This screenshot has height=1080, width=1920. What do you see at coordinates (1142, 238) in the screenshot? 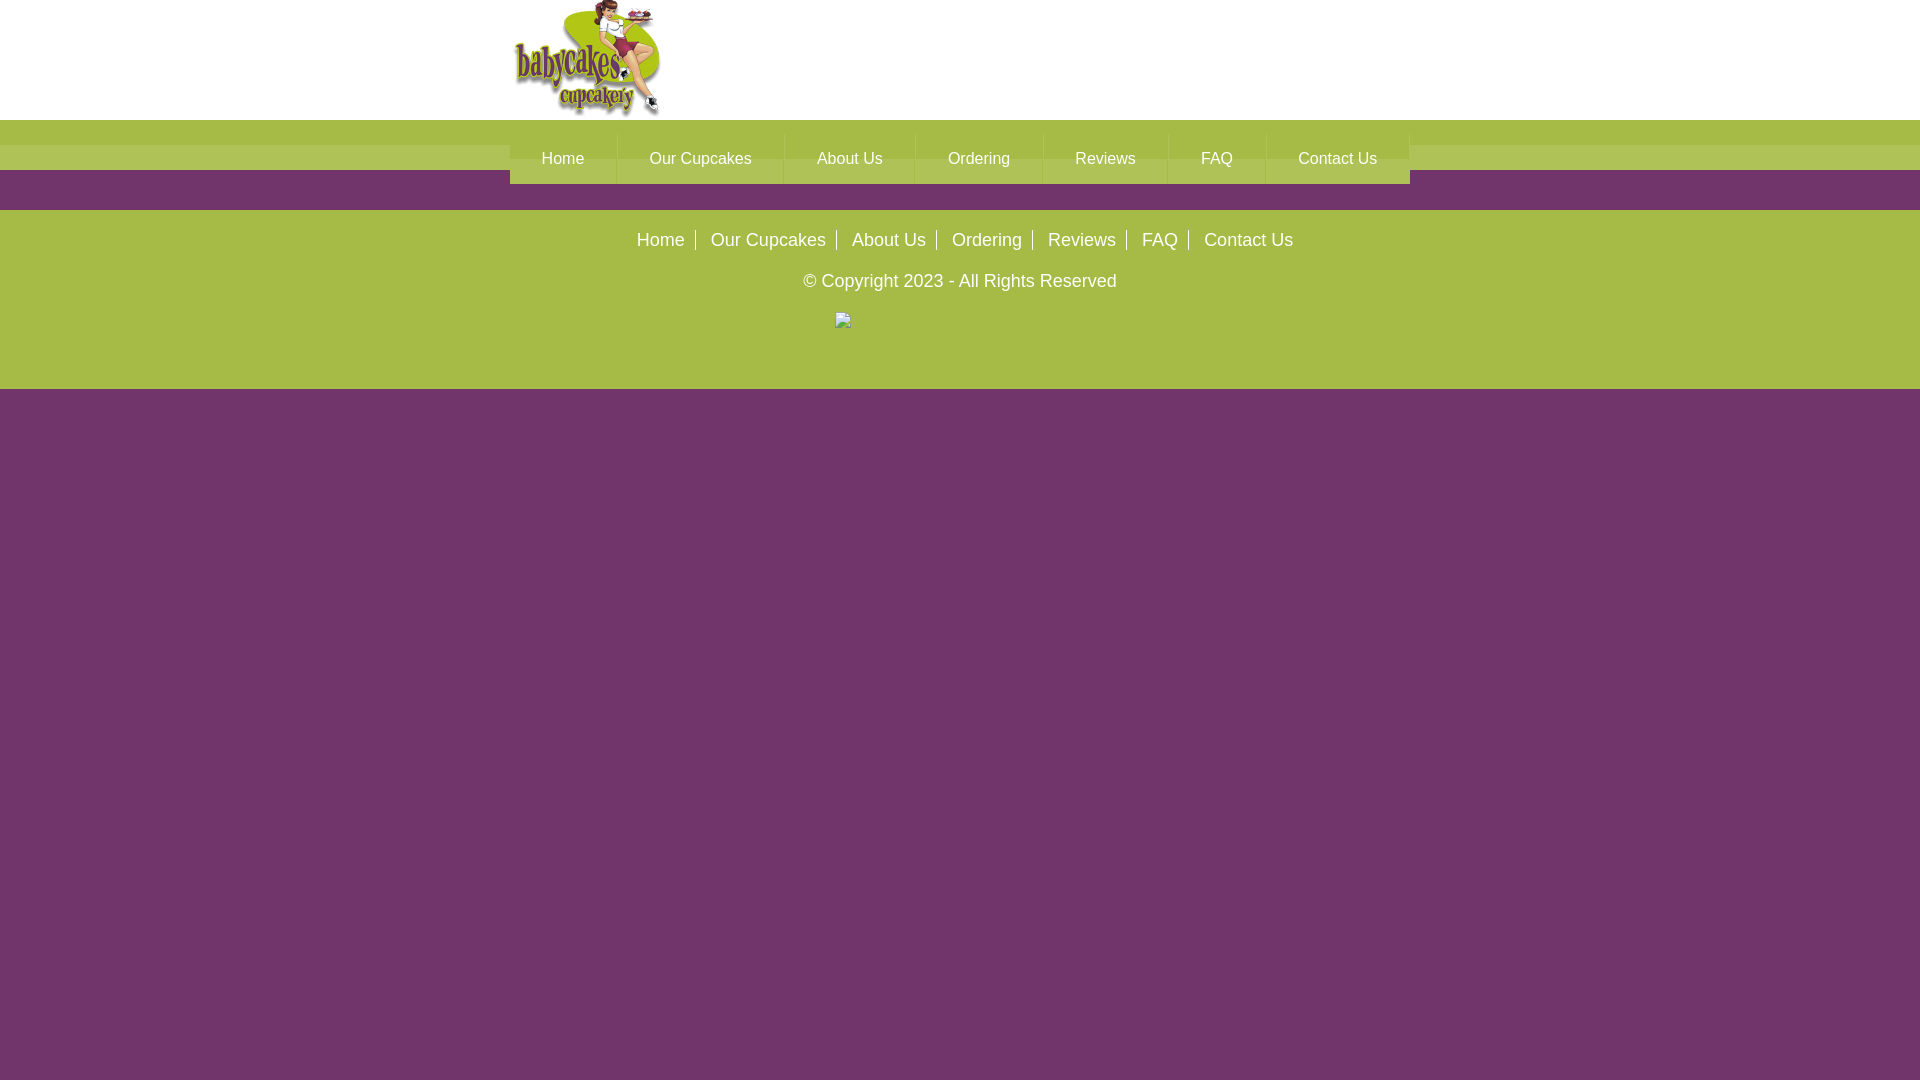
I see `'FAQ'` at bounding box center [1142, 238].